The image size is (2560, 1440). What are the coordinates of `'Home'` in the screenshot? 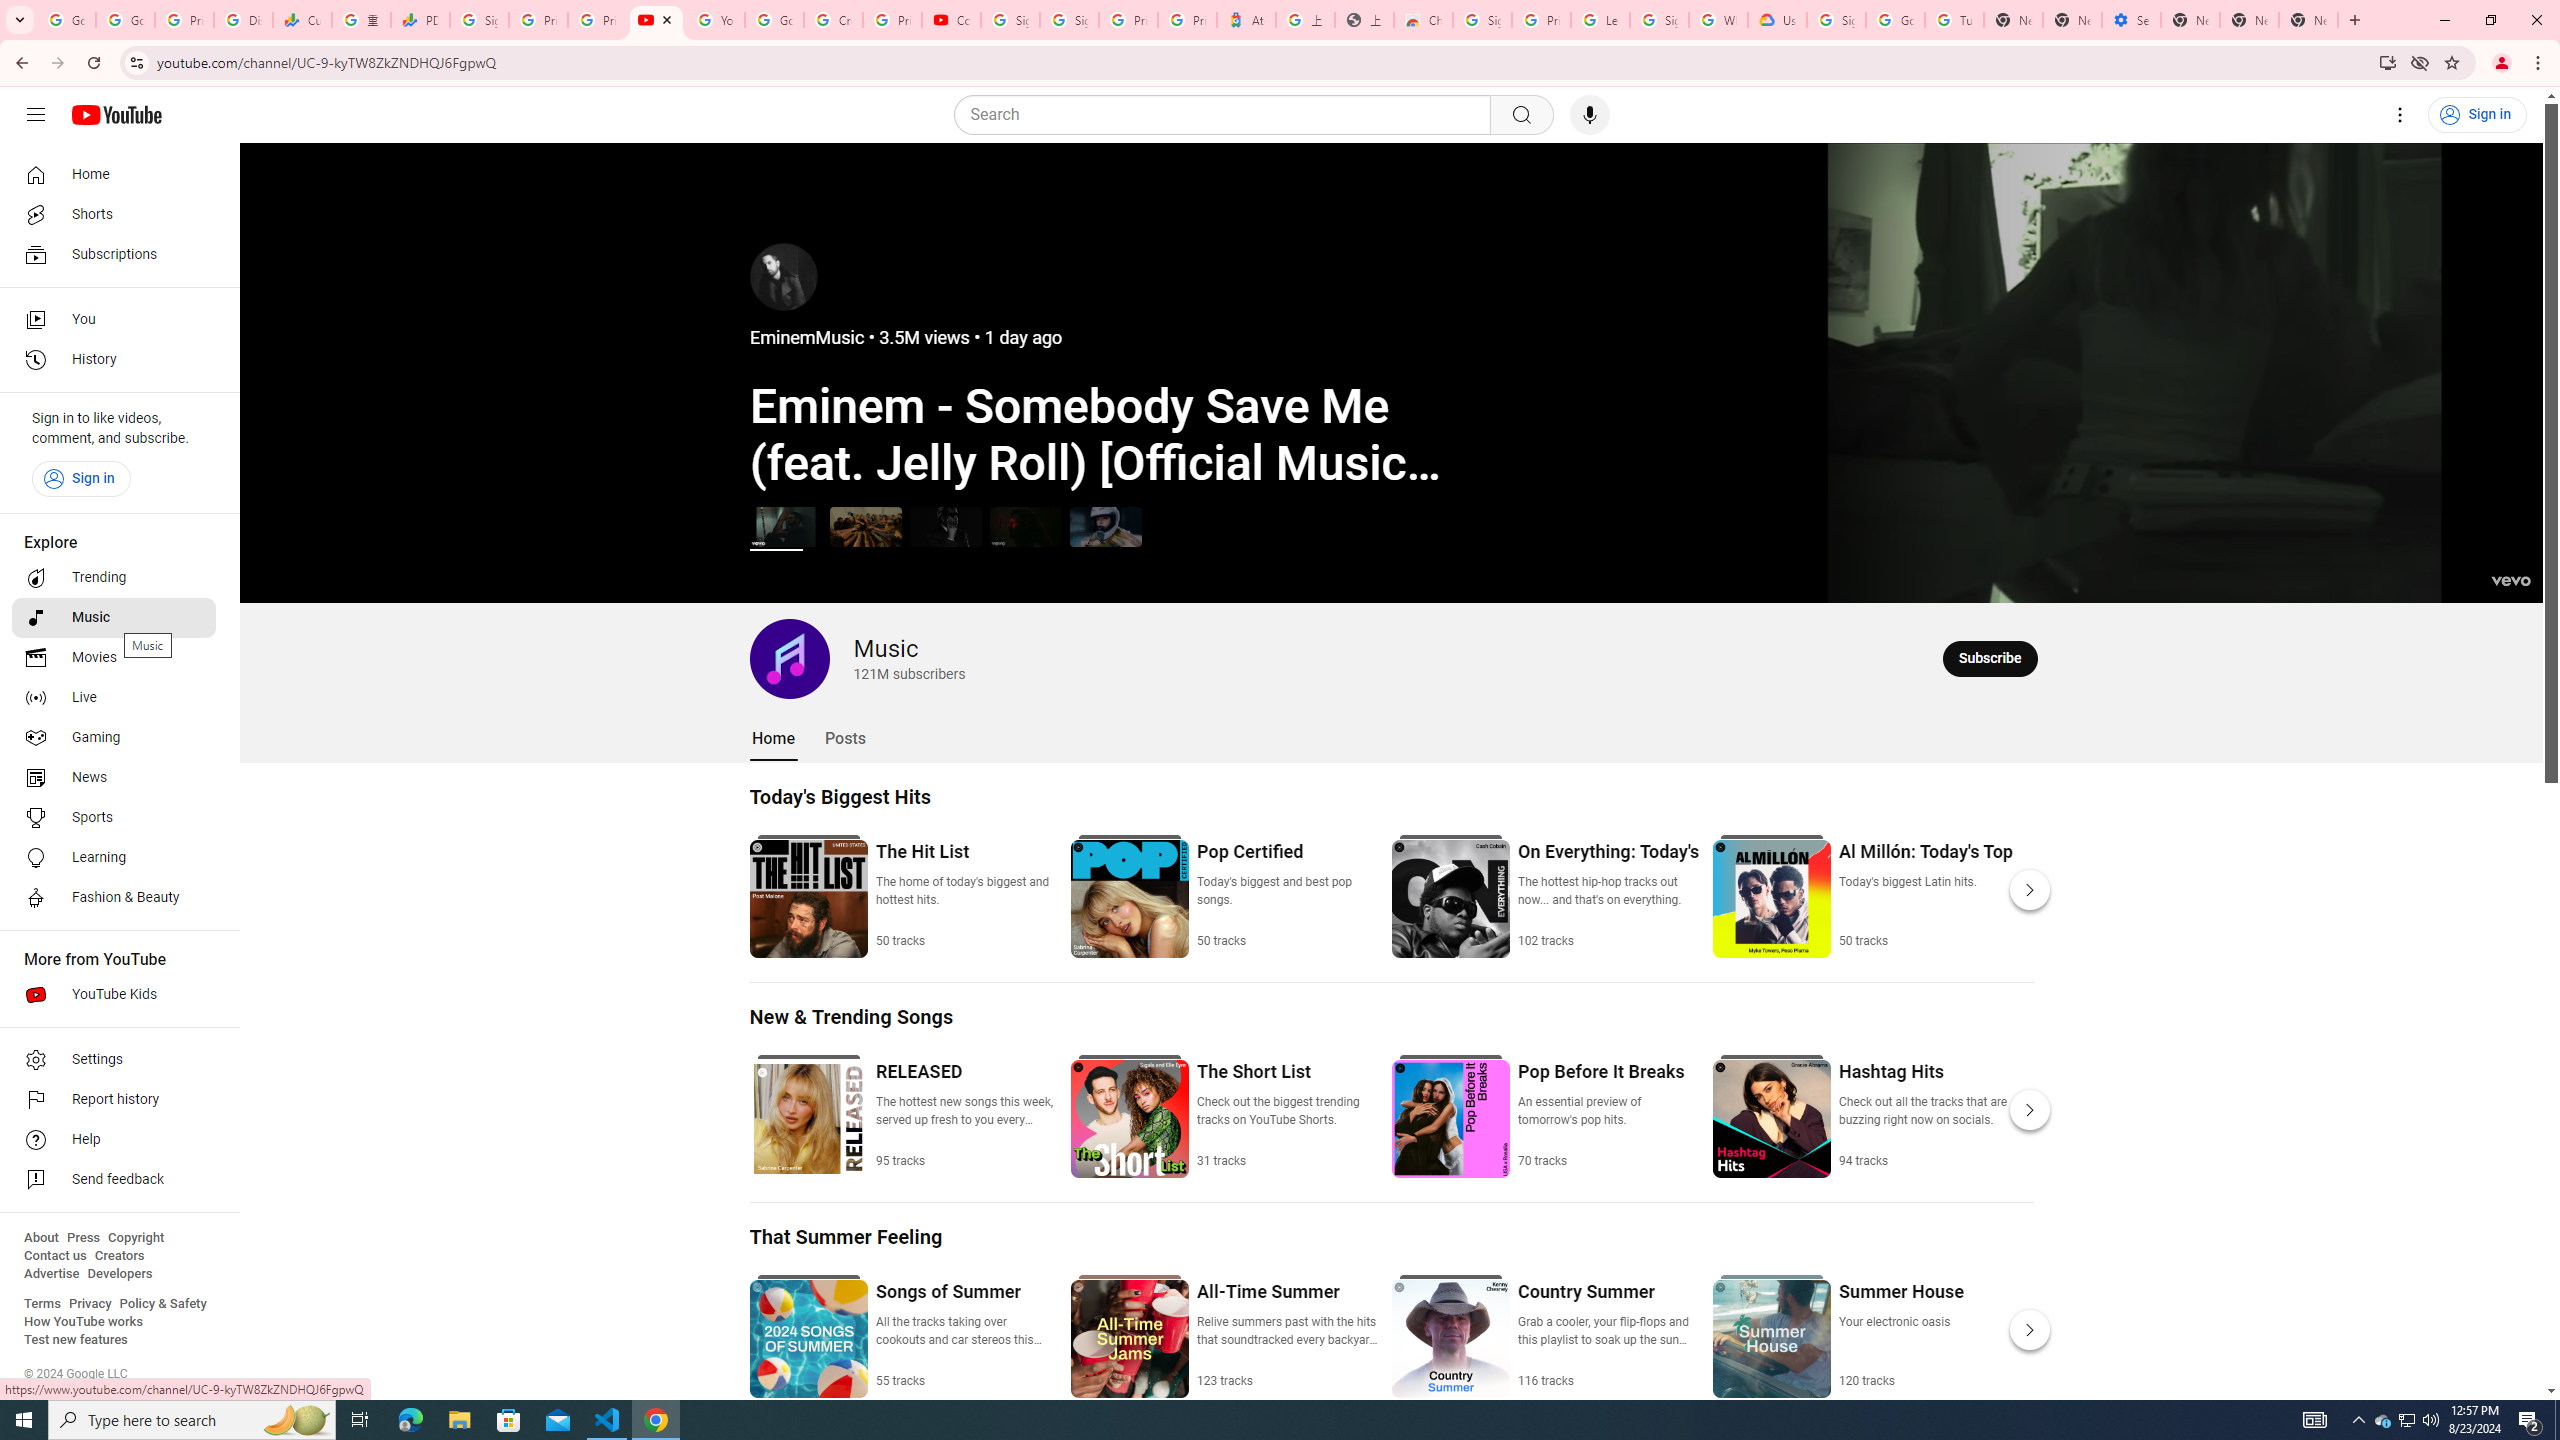 It's located at (113, 173).